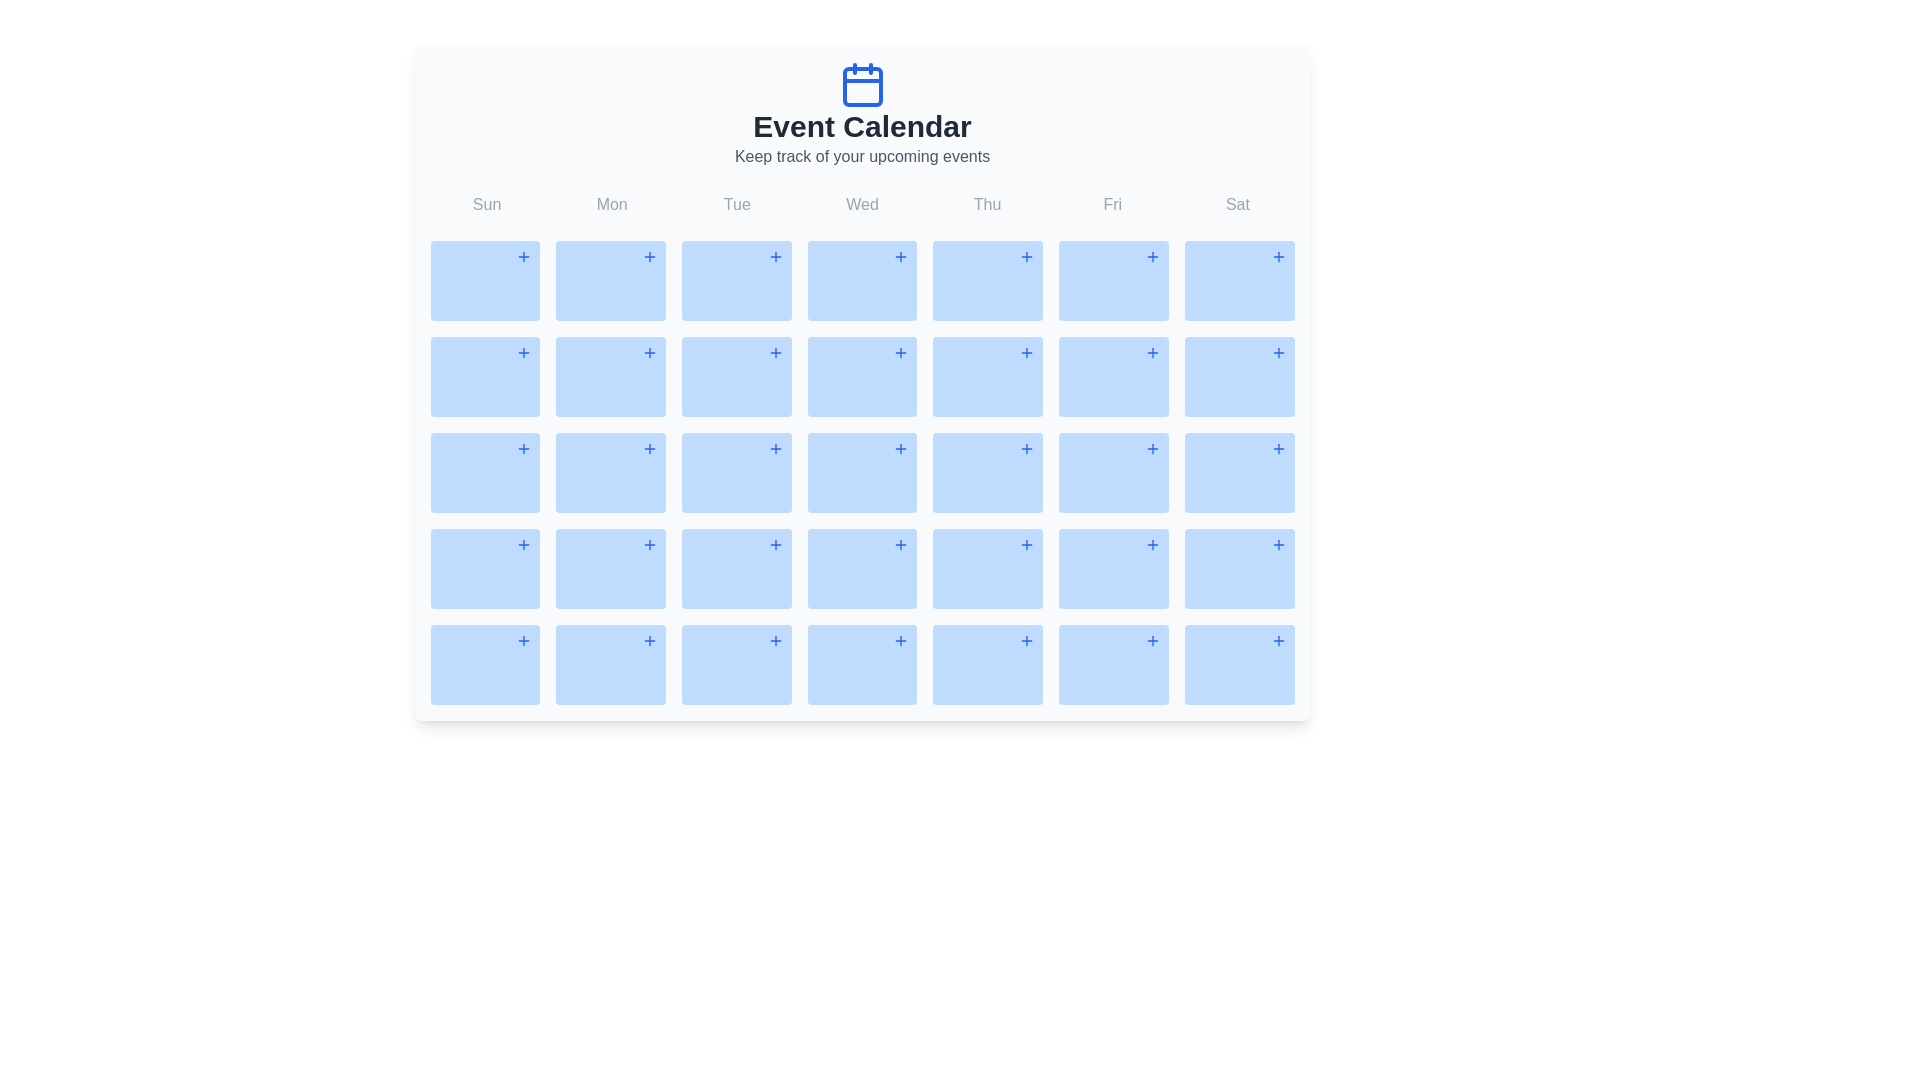 The width and height of the screenshot is (1920, 1080). What do you see at coordinates (987, 204) in the screenshot?
I see `the text label that identifies the Thursday column in the calendar, positioned at the top center above the calendar grid` at bounding box center [987, 204].